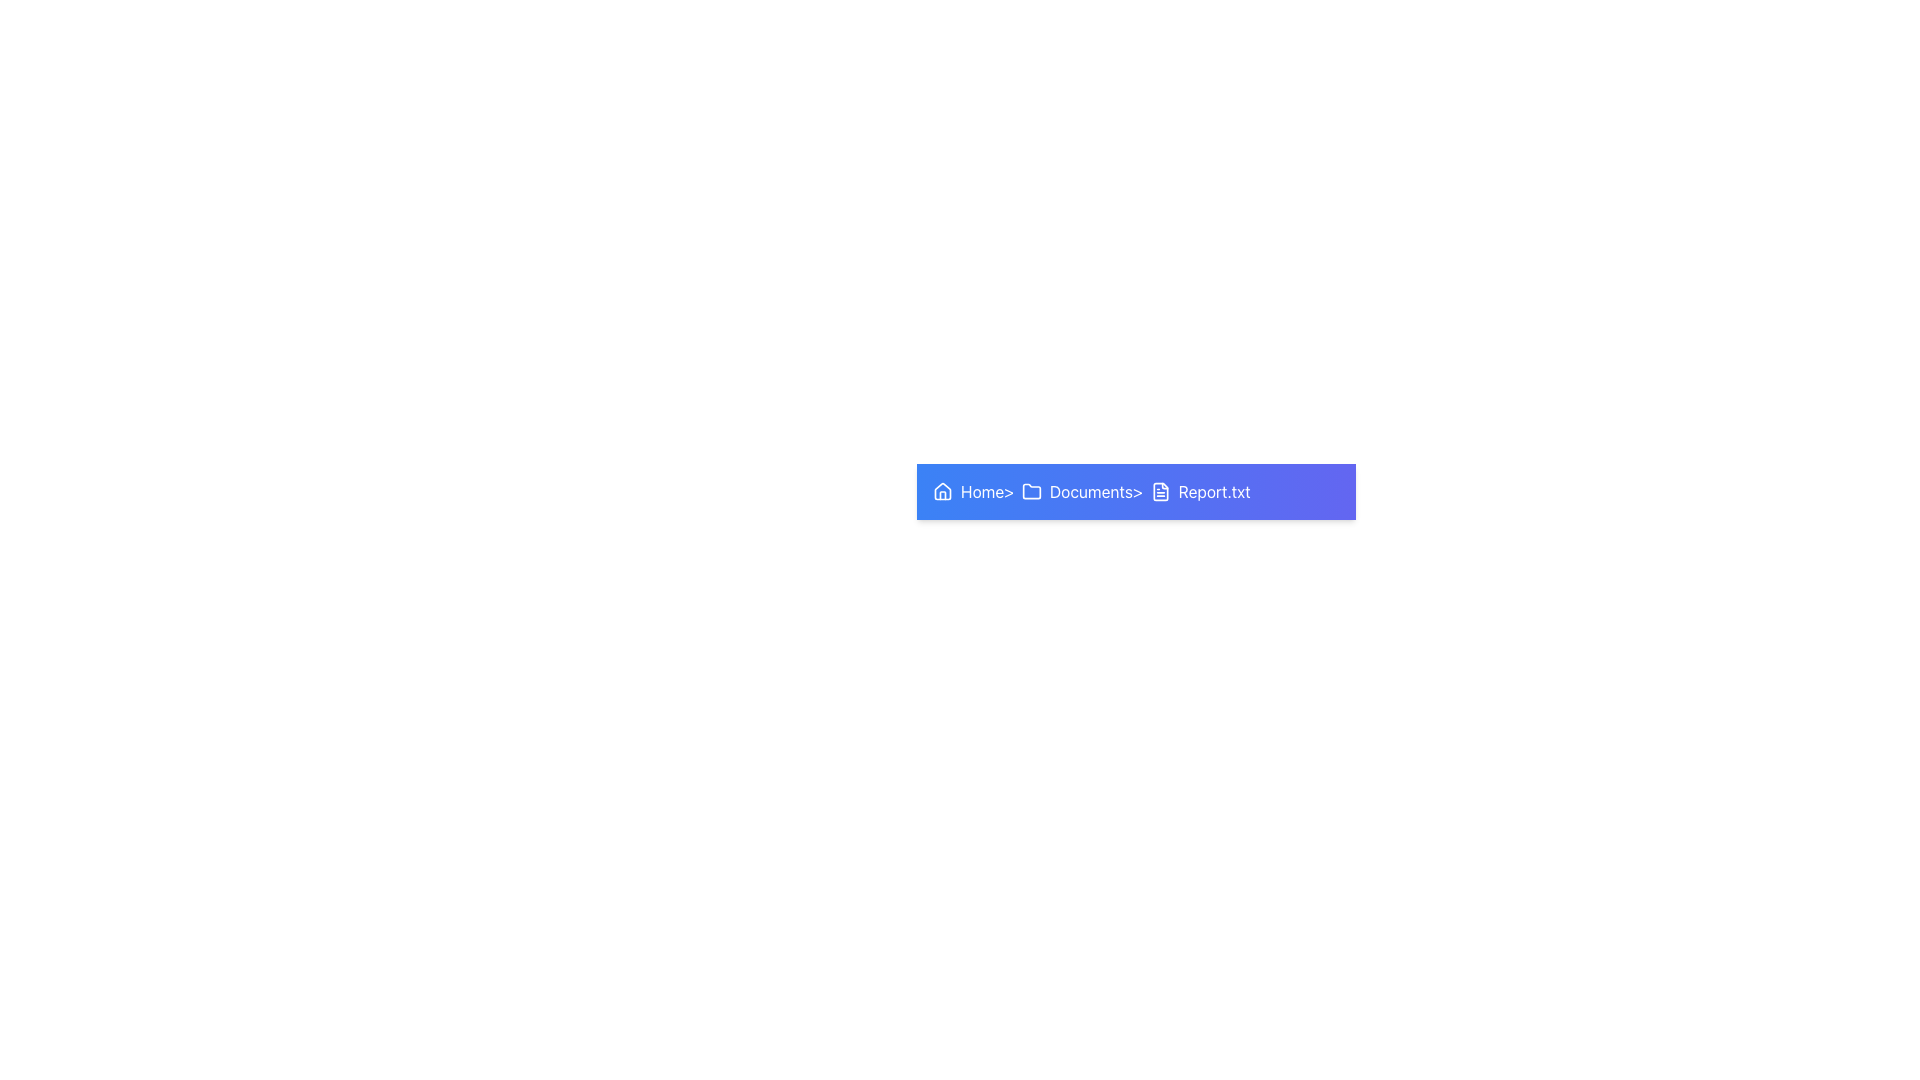 The width and height of the screenshot is (1920, 1080). What do you see at coordinates (1160, 492) in the screenshot?
I see `the 'Report.txt' file icon located in the breadcrumb navigation panel, positioned to the far right of the breadcrumb bar` at bounding box center [1160, 492].